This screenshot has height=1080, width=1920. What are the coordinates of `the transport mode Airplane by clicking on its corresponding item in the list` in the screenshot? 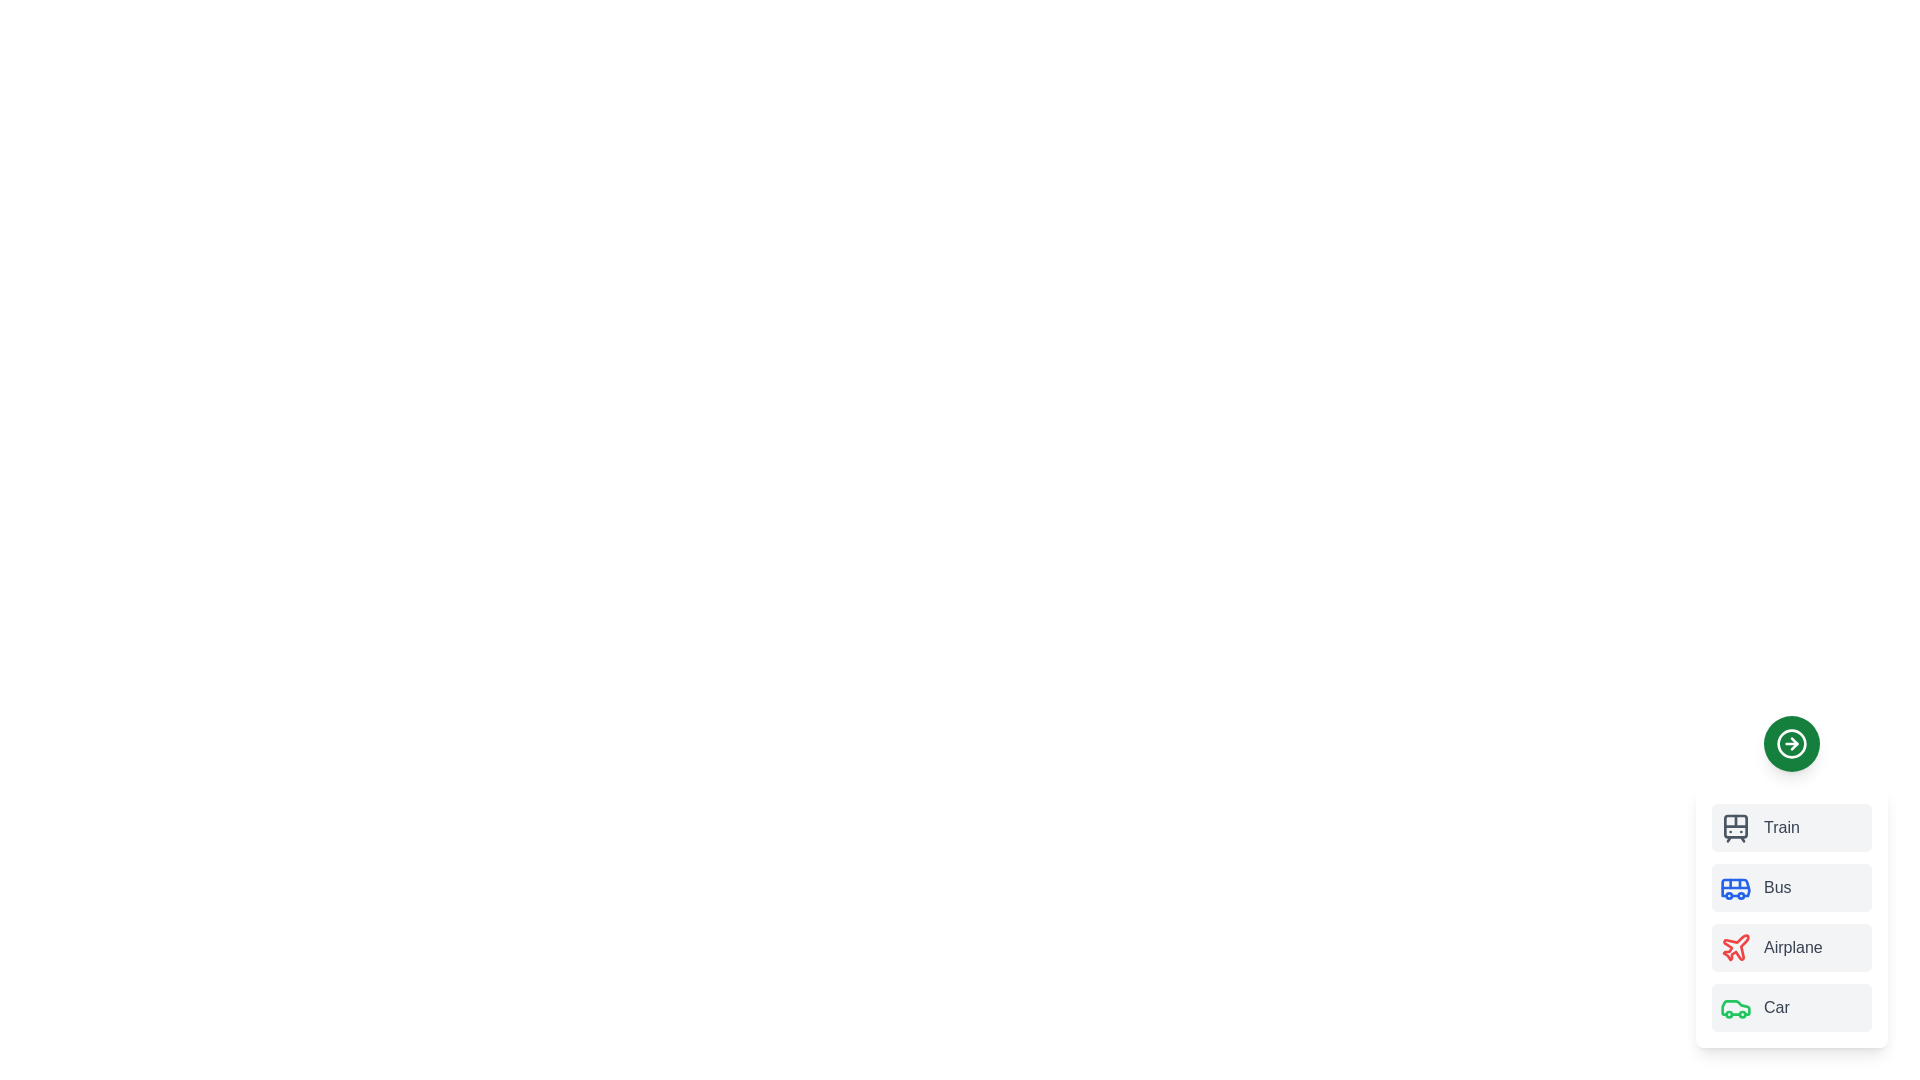 It's located at (1791, 947).